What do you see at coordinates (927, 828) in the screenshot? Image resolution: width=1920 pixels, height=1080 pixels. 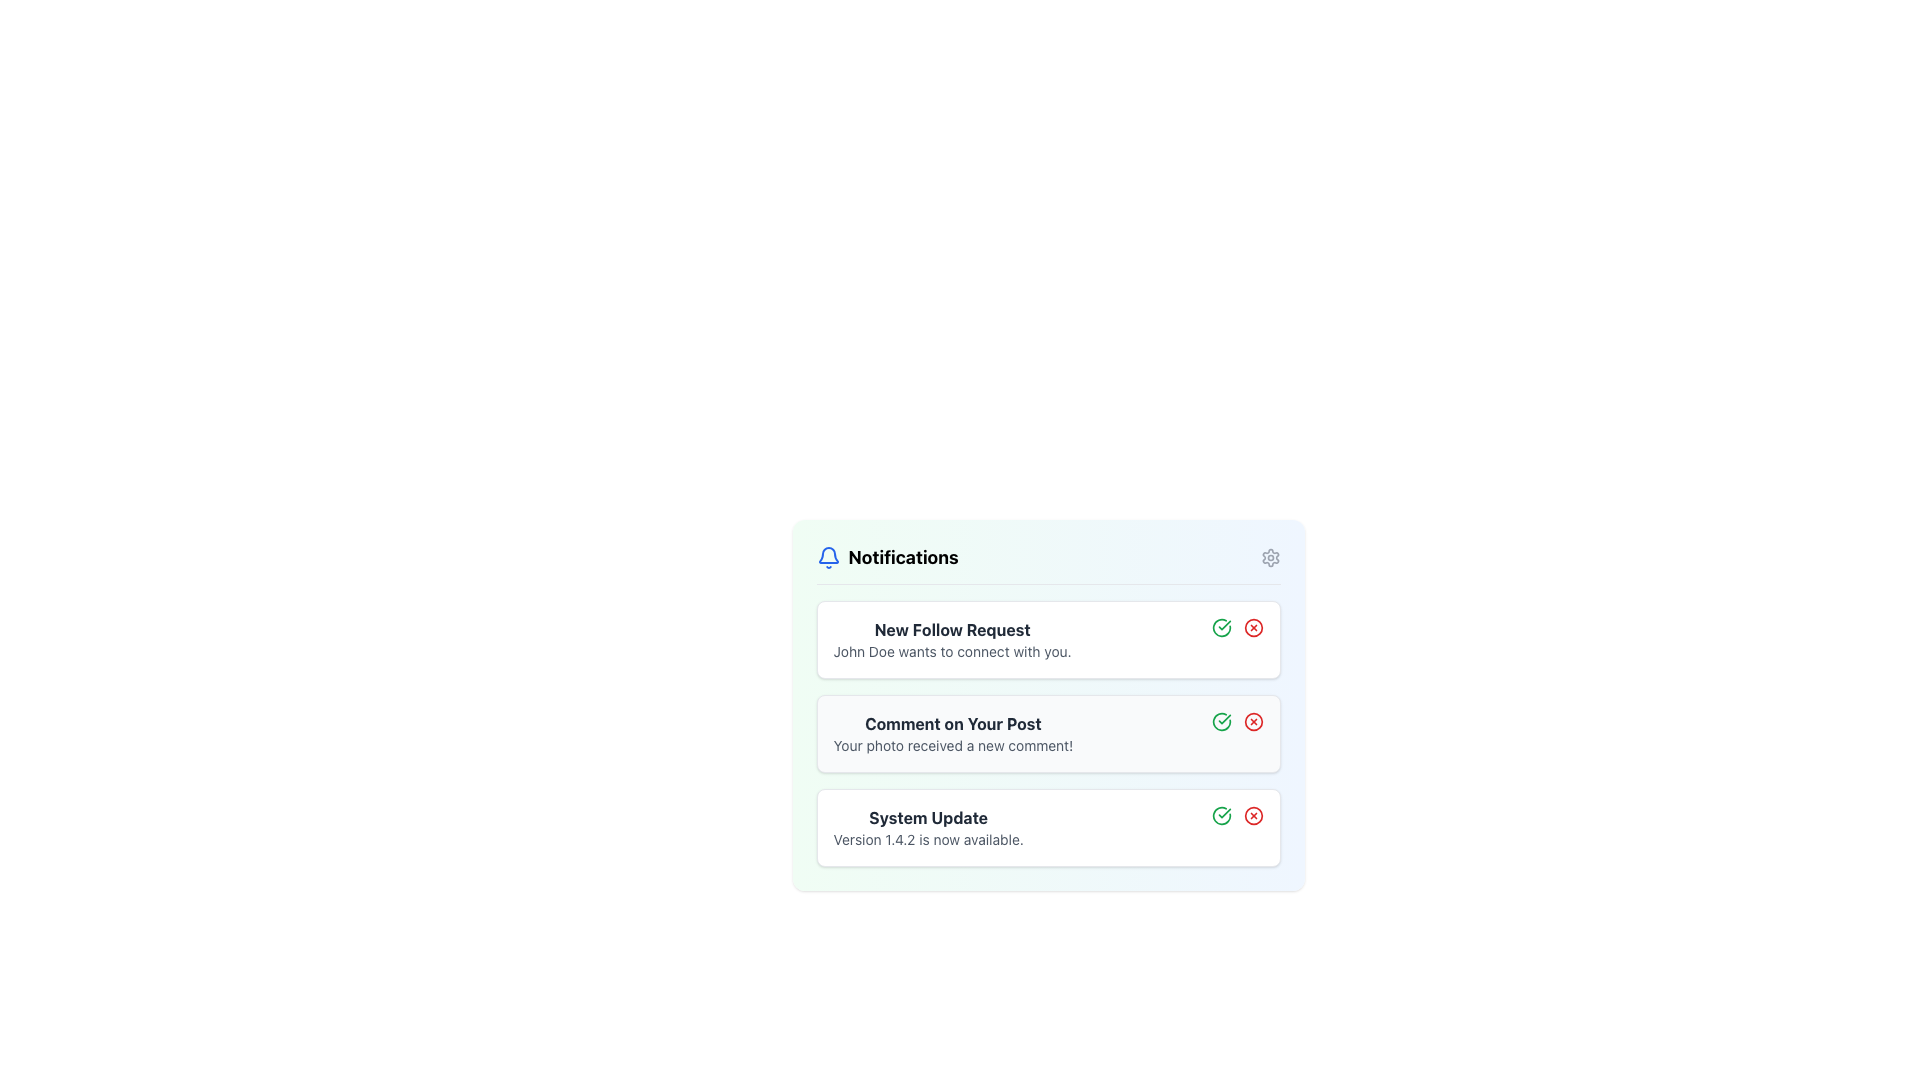 I see `the third notification in the vertical list within the card-like panel to focus on the informational text about the new version update` at bounding box center [927, 828].